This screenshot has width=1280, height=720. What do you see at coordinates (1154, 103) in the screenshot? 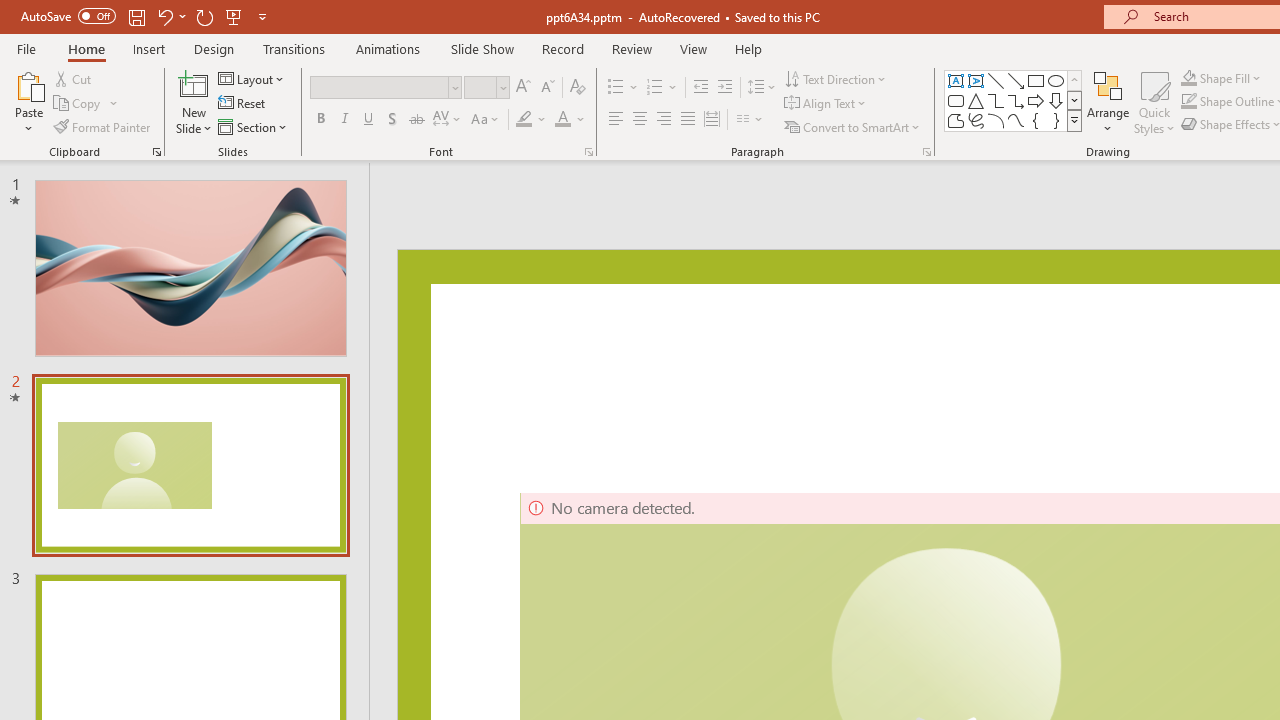
I see `'Quick Styles'` at bounding box center [1154, 103].